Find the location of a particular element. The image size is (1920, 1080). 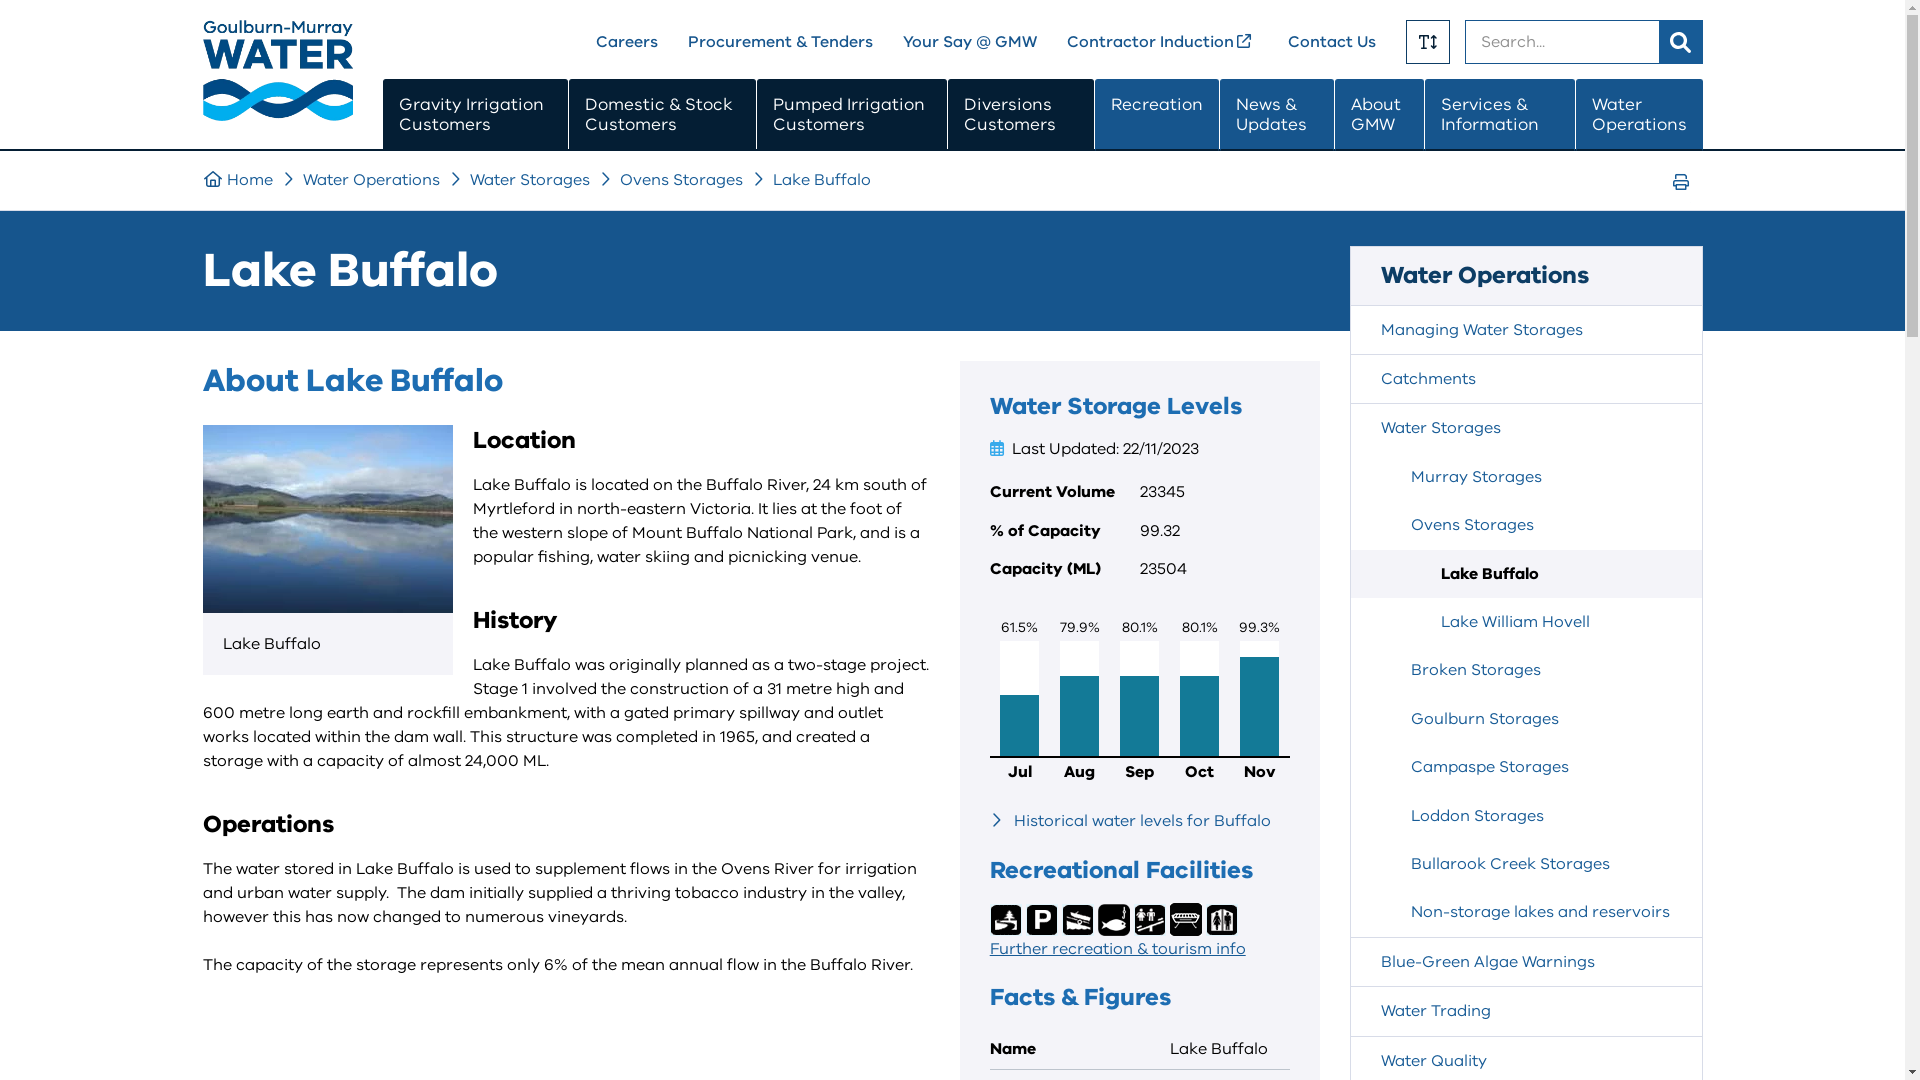

'Gravity Irrigation Customers' is located at coordinates (473, 115).